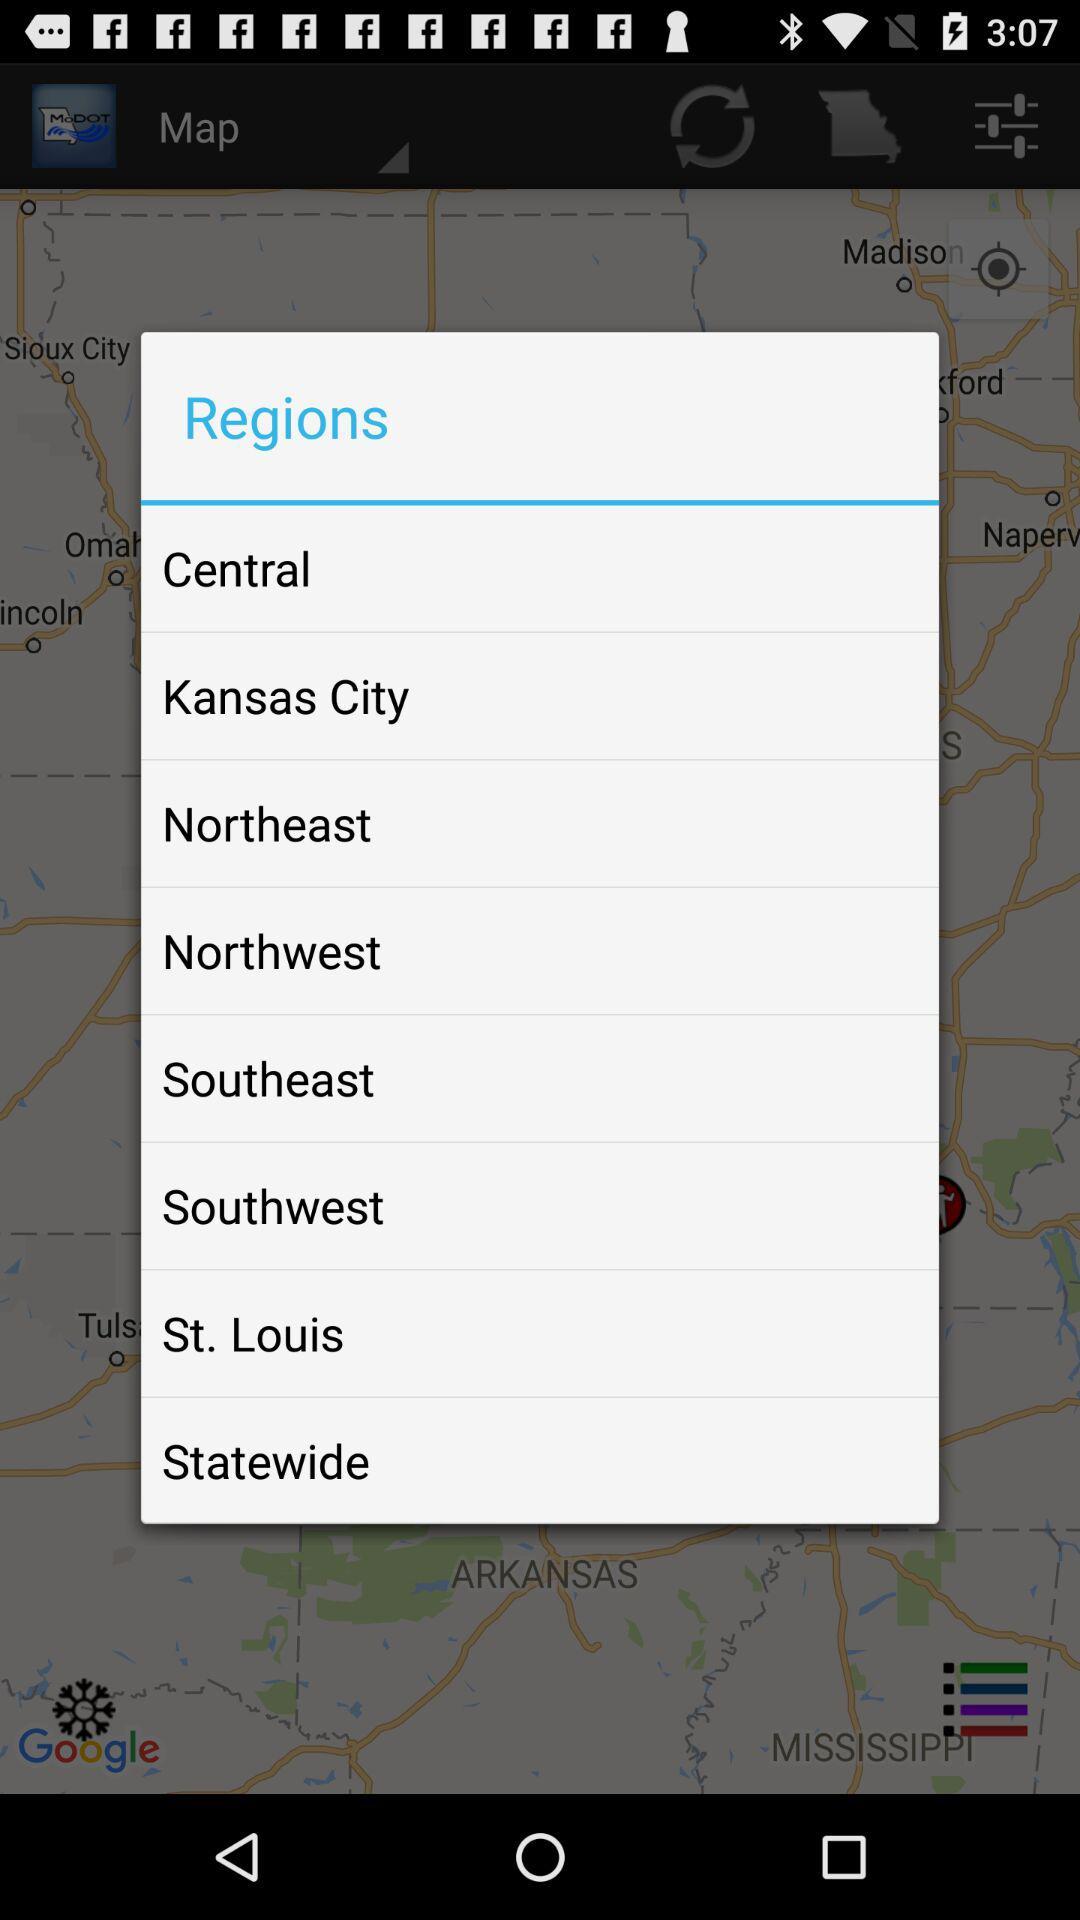 The height and width of the screenshot is (1920, 1080). I want to click on item to the right of kansas city, so click(874, 696).